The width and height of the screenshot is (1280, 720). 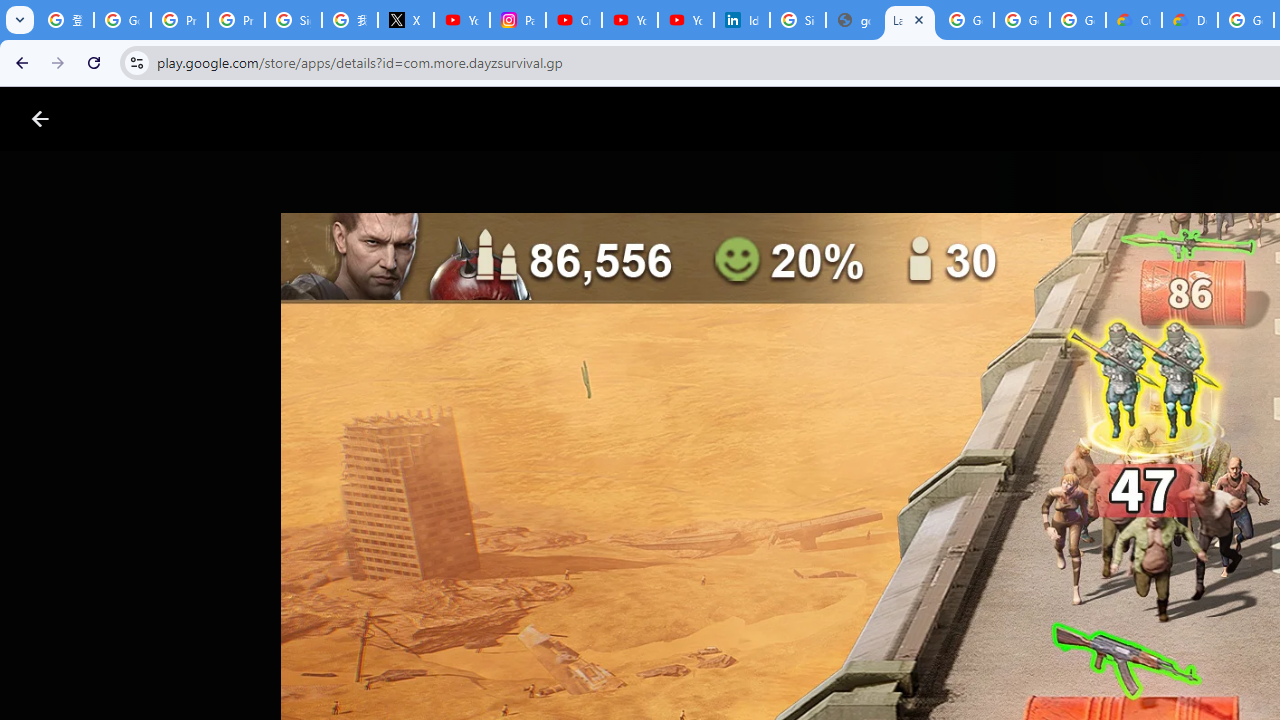 I want to click on 'X', so click(x=404, y=20).